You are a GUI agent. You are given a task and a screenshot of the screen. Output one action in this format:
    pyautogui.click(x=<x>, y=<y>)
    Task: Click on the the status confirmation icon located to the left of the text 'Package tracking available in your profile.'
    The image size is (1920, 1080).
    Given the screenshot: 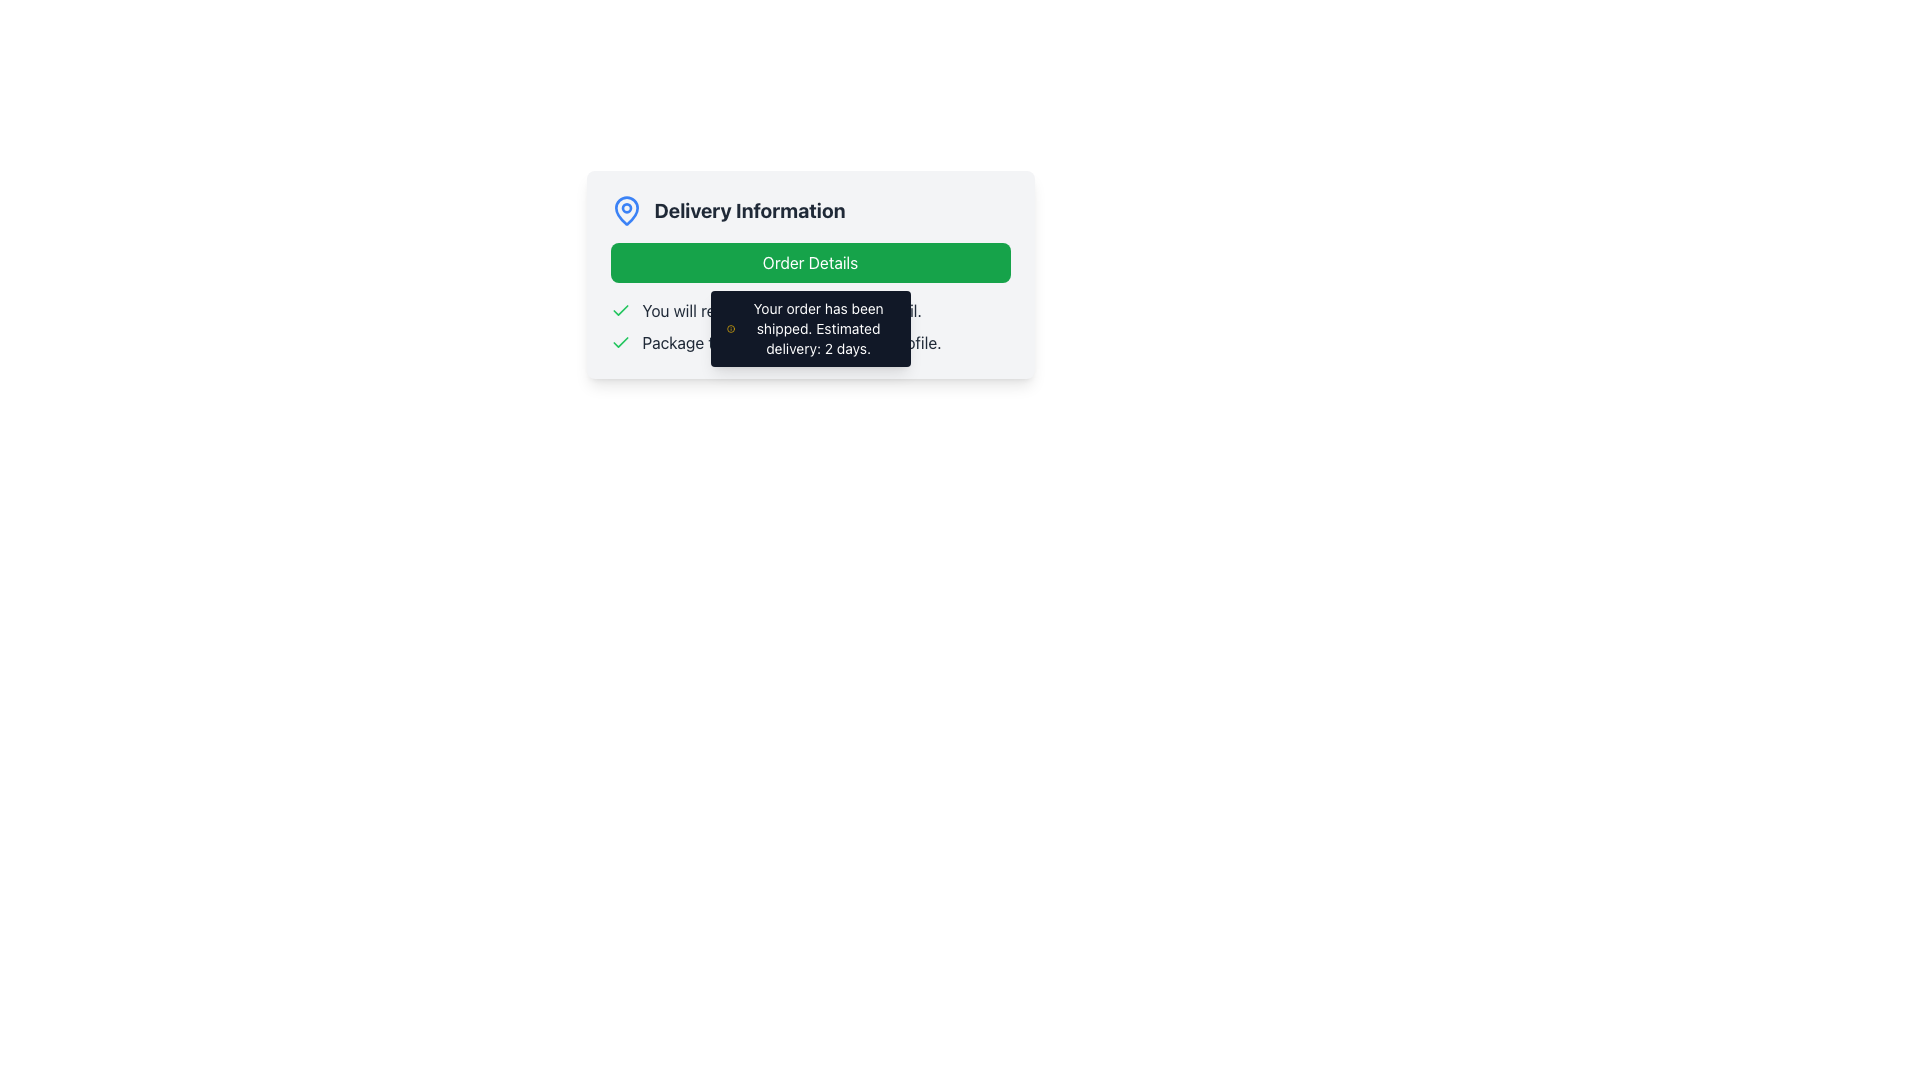 What is the action you would take?
    pyautogui.click(x=619, y=342)
    